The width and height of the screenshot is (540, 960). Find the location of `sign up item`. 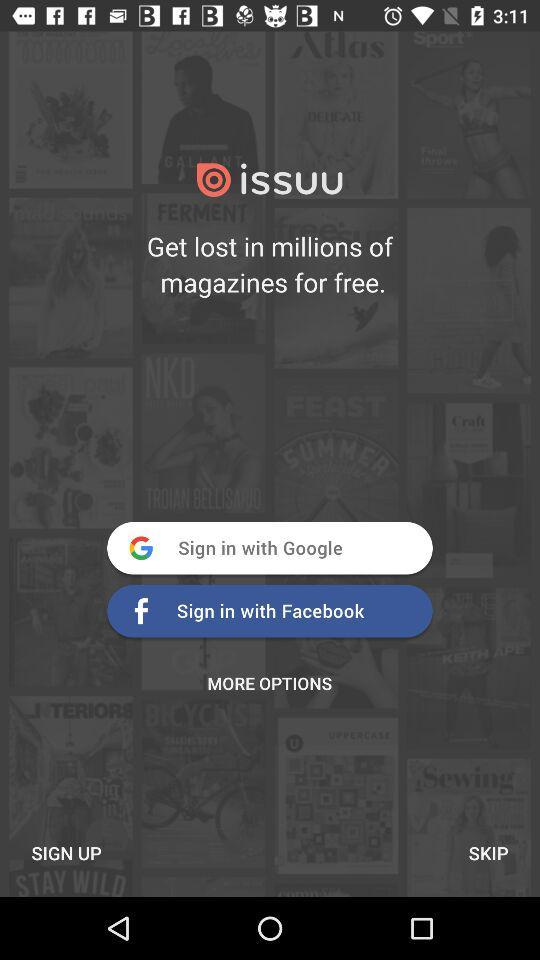

sign up item is located at coordinates (66, 852).